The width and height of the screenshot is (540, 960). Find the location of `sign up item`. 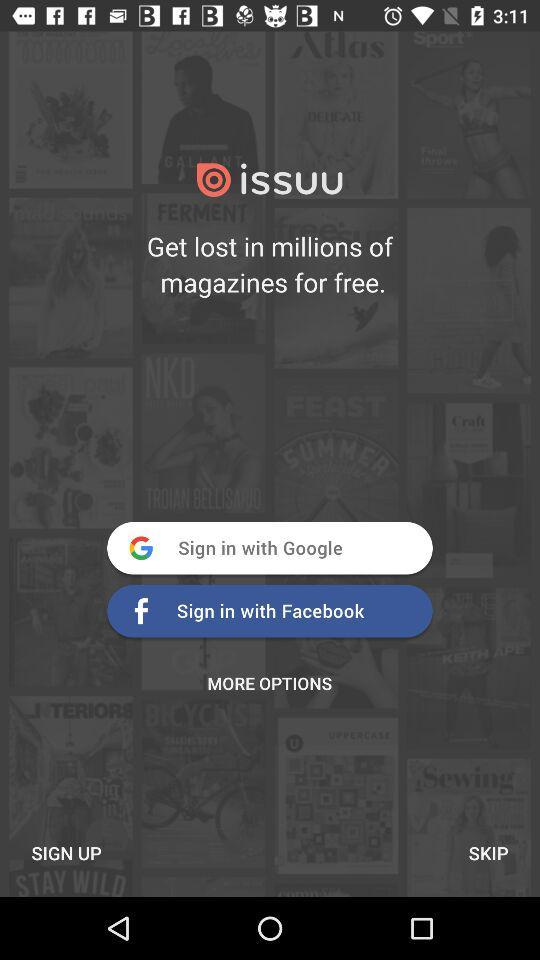

sign up item is located at coordinates (66, 852).